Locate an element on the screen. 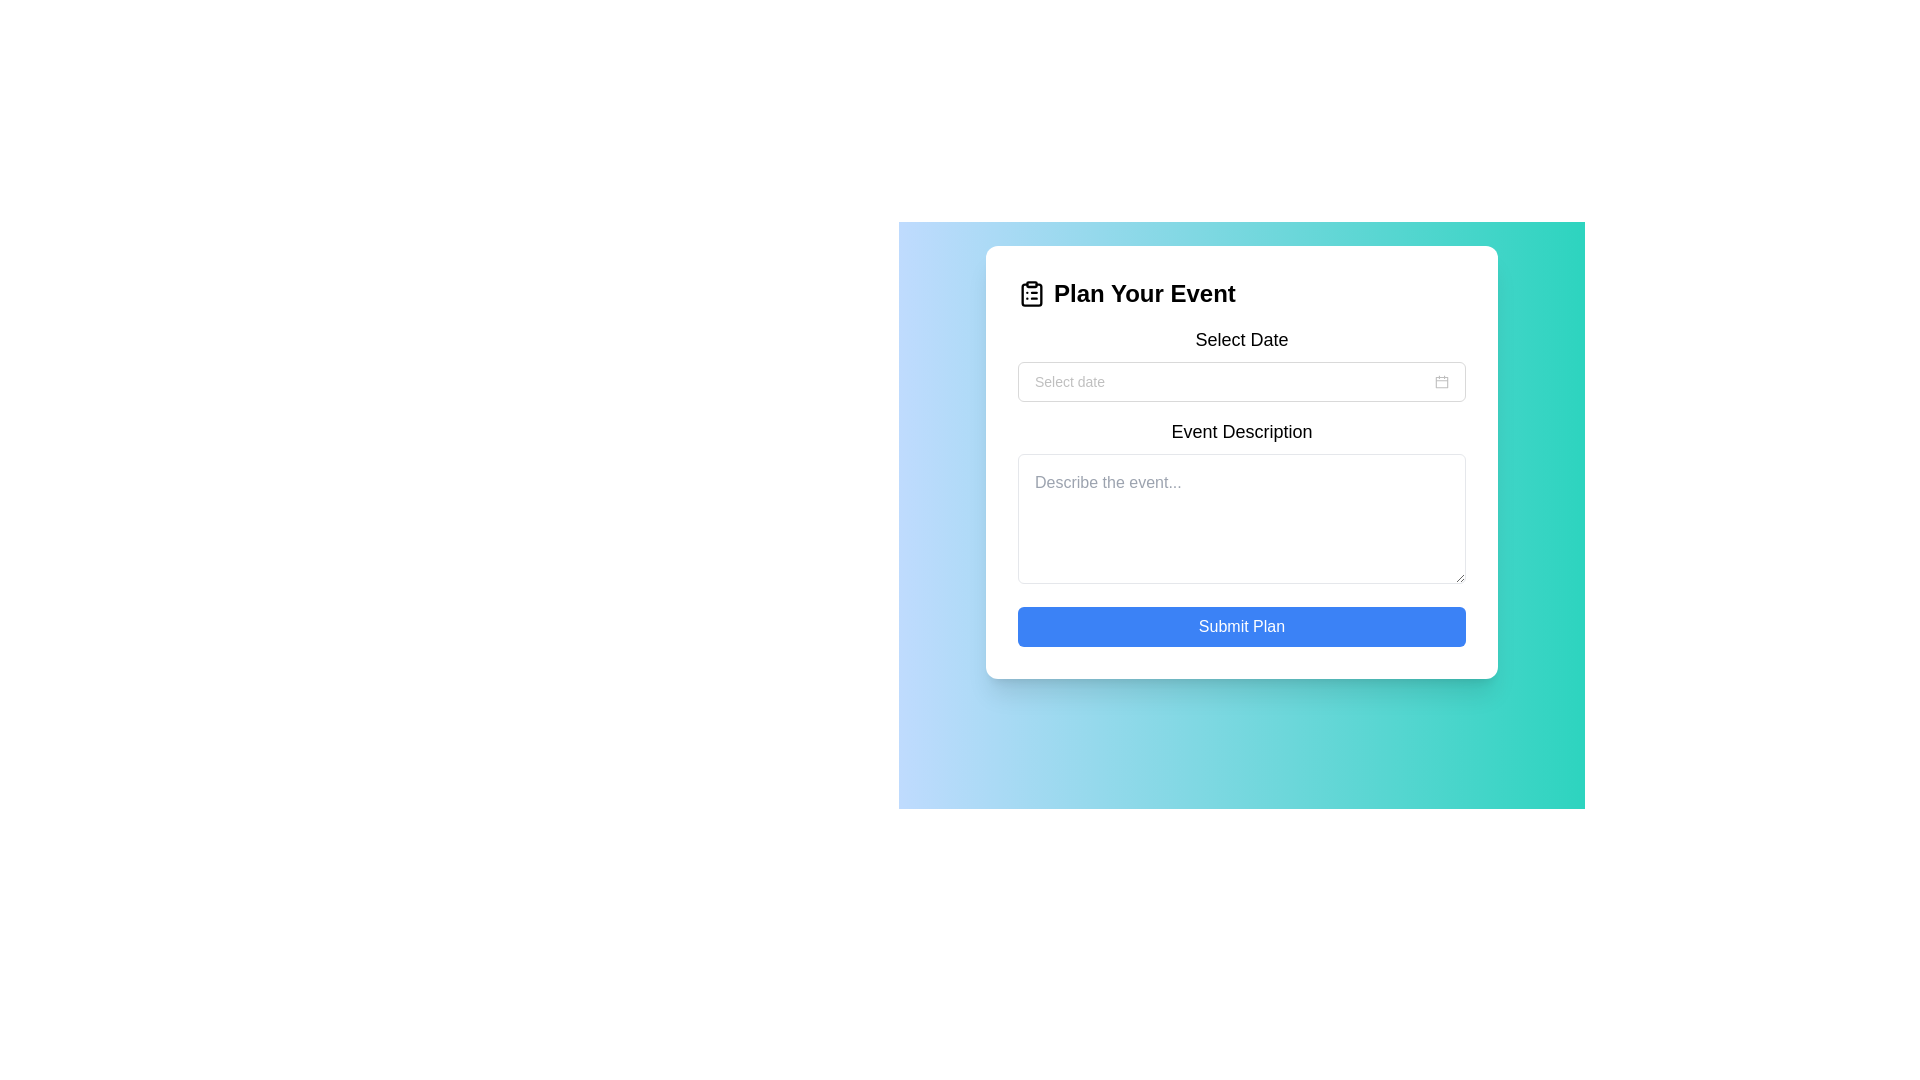 This screenshot has height=1080, width=1920. the miniature calendar icon located next to the 'Select date' input field in the top section of the form interface is located at coordinates (1441, 381).